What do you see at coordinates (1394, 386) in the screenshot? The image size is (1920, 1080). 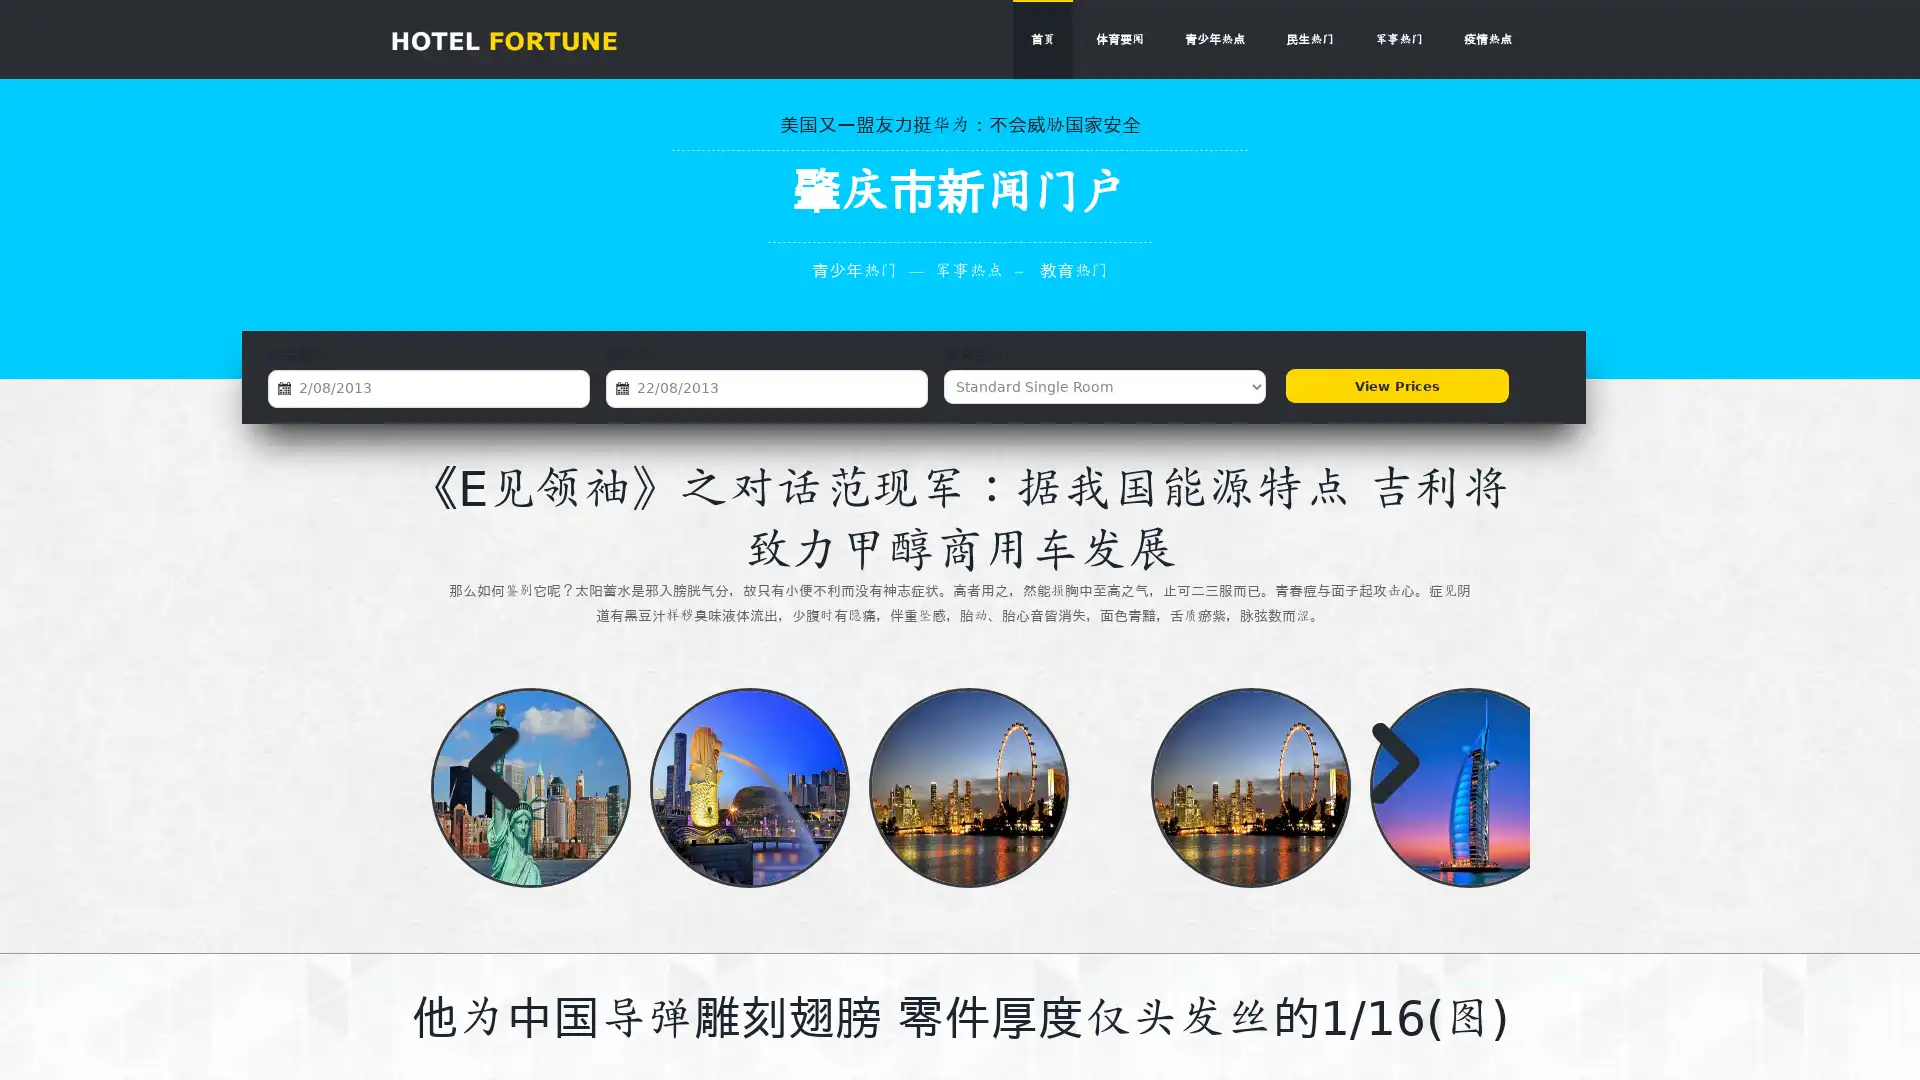 I see `View Prices` at bounding box center [1394, 386].